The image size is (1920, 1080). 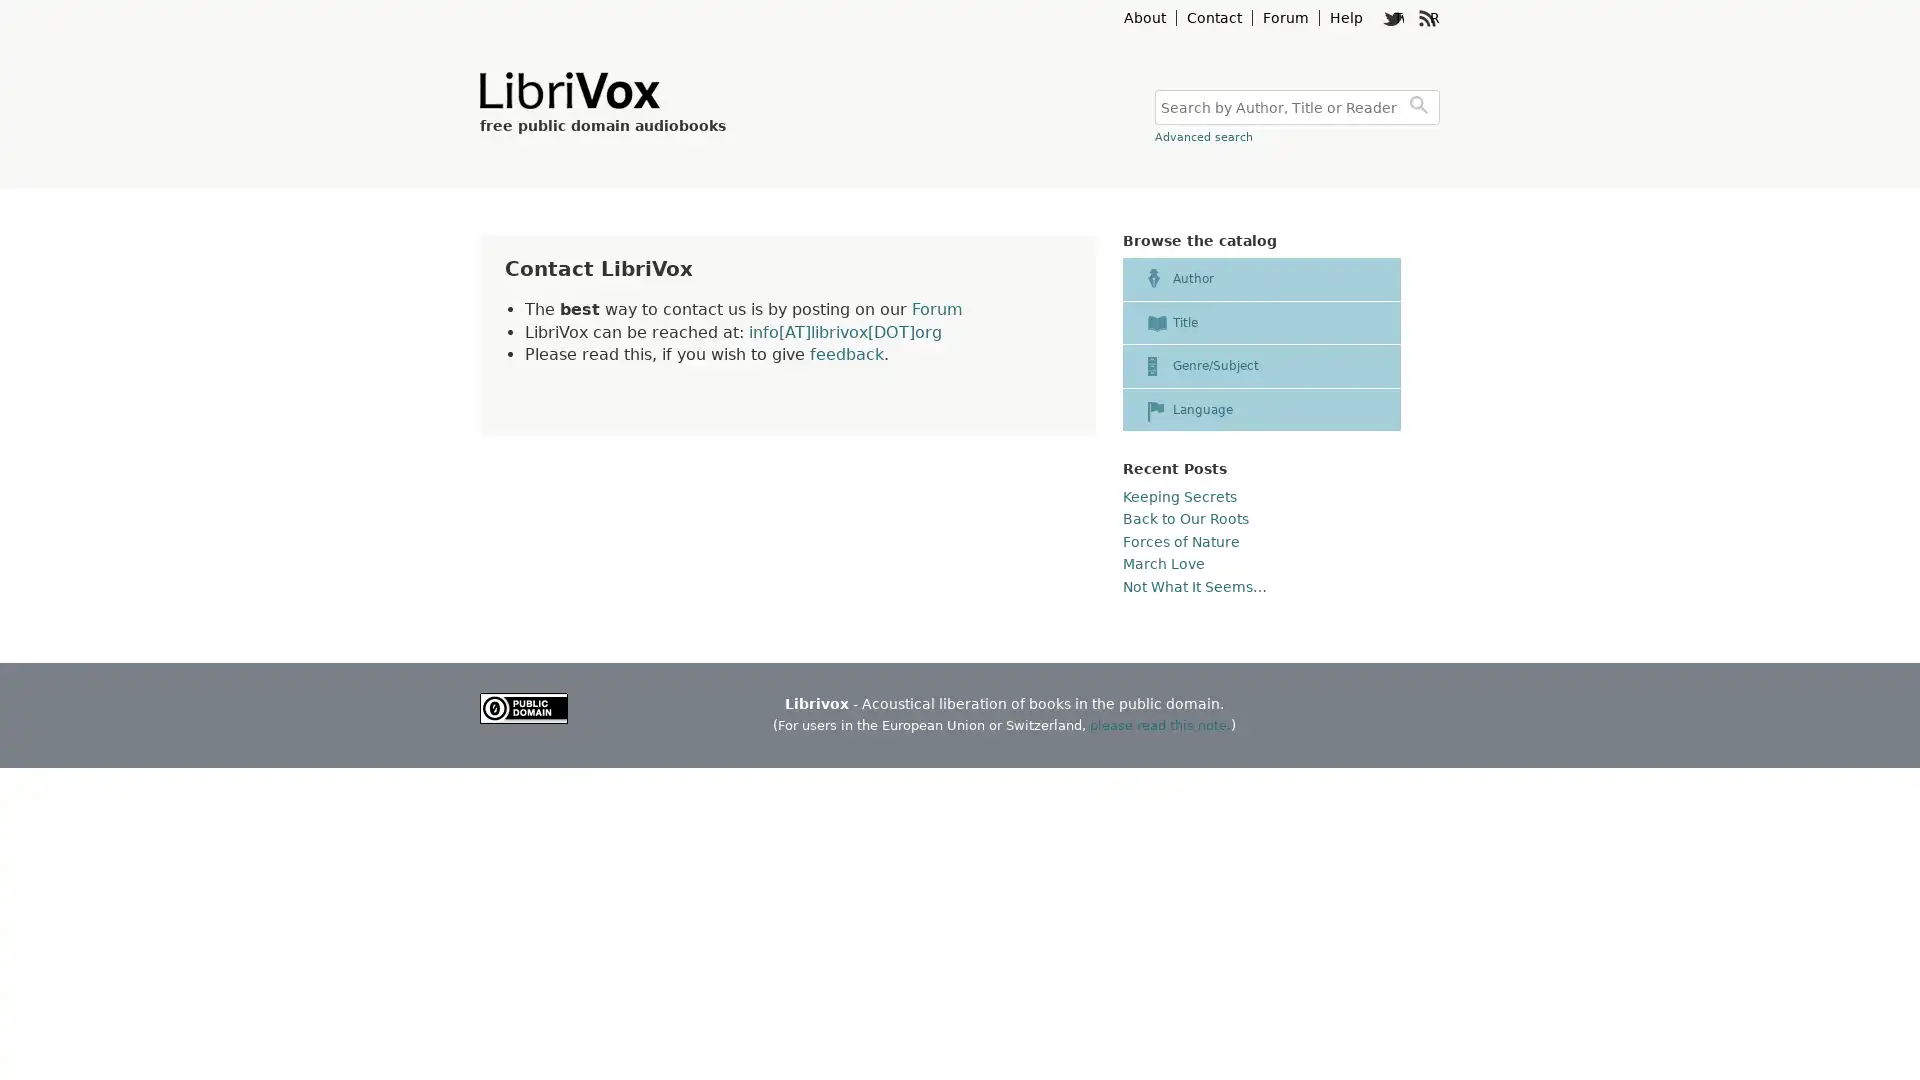 I want to click on Search, so click(x=1421, y=107).